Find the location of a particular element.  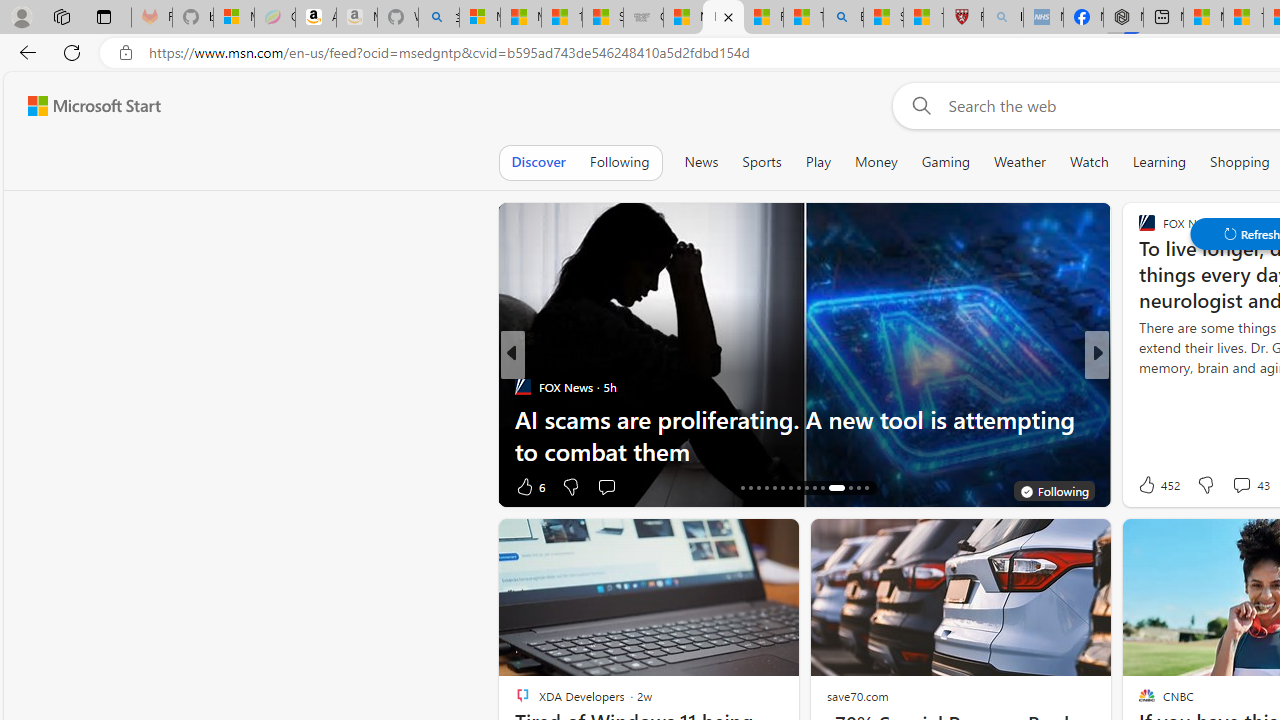

'AutomationID: tab-21' is located at coordinates (781, 488).